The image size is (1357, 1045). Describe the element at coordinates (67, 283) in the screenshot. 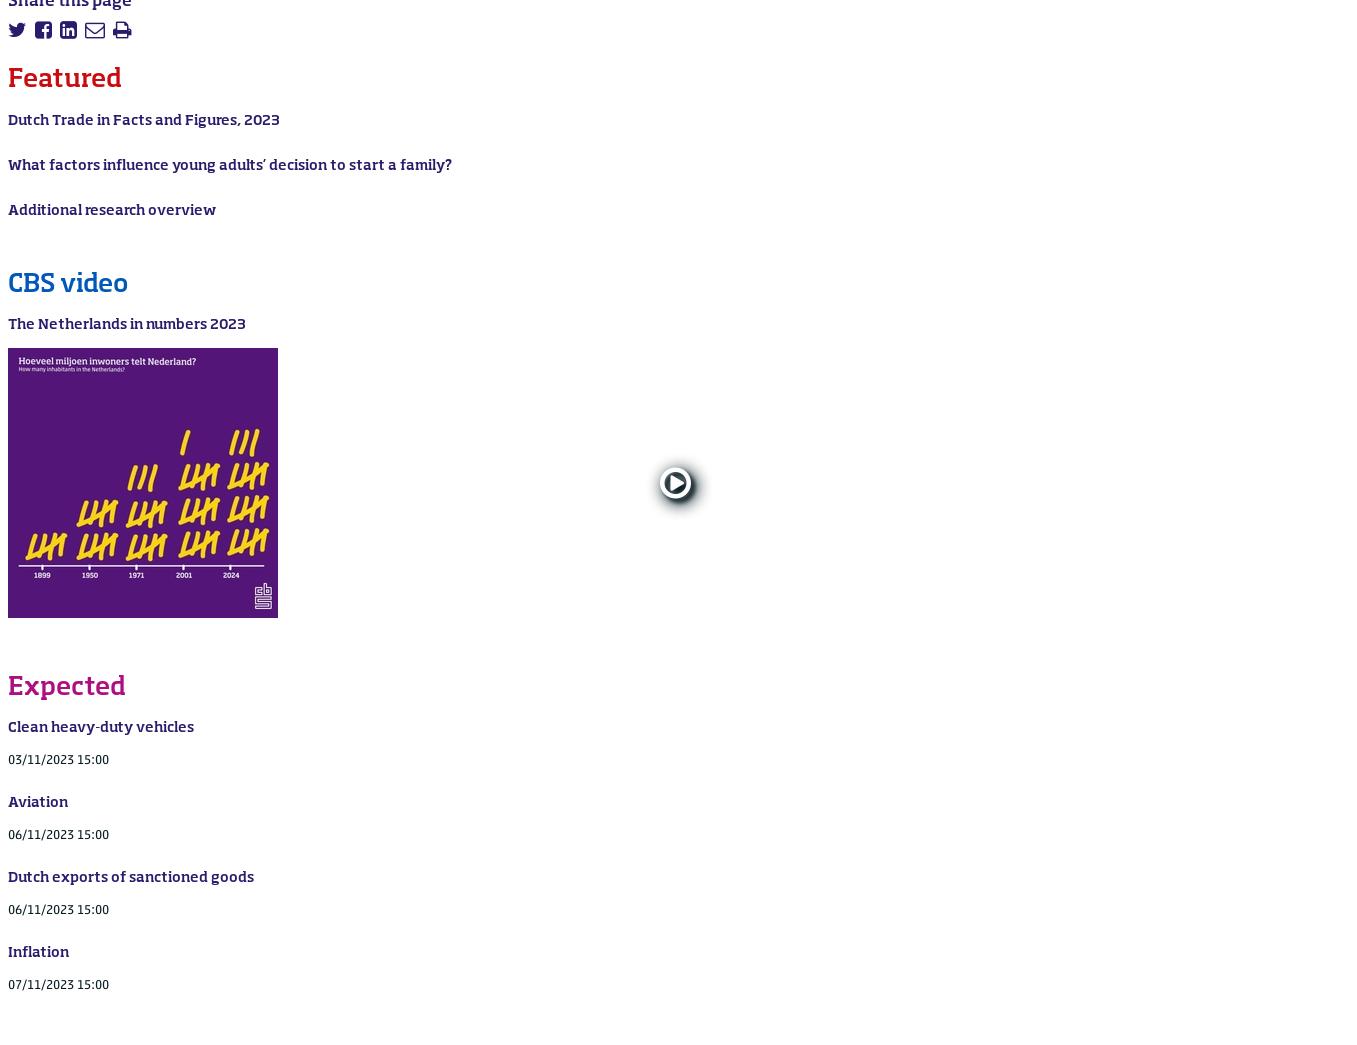

I see `'CBS video'` at that location.